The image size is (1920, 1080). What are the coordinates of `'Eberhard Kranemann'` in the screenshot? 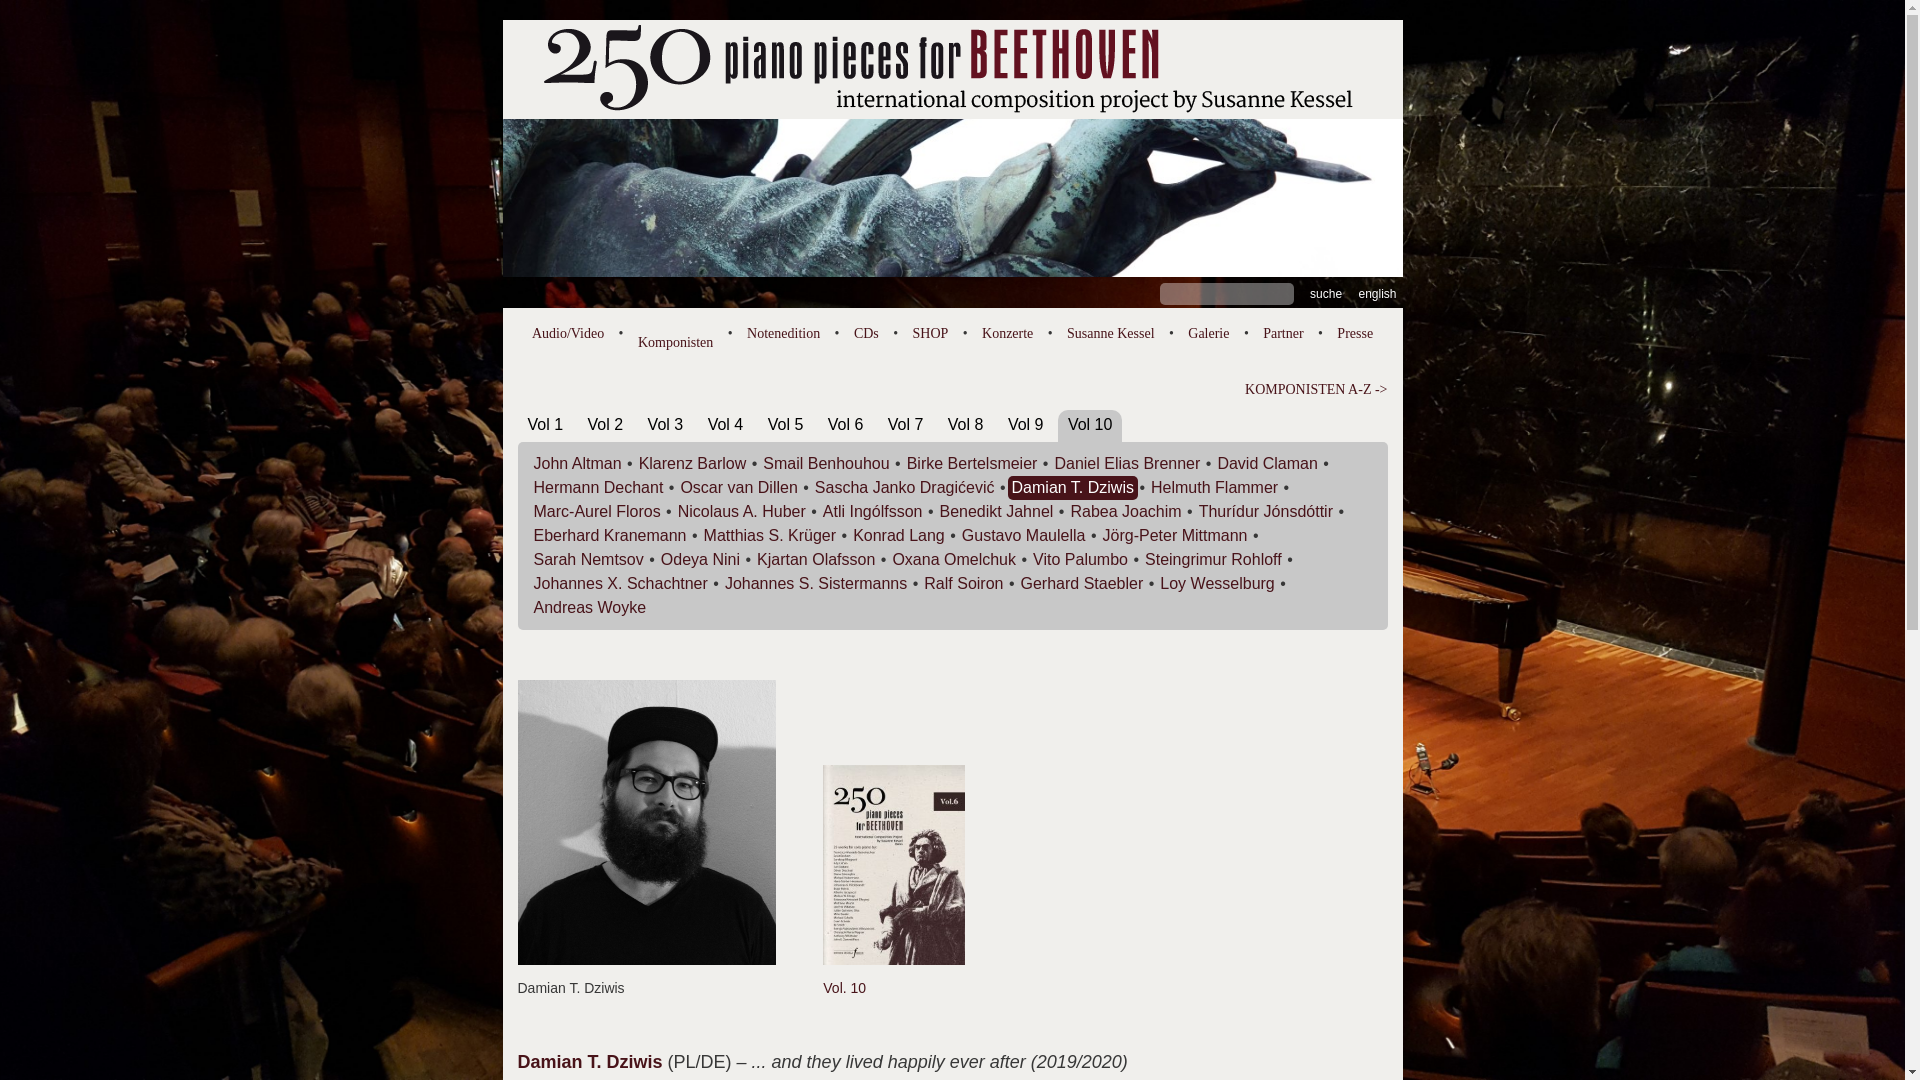 It's located at (609, 534).